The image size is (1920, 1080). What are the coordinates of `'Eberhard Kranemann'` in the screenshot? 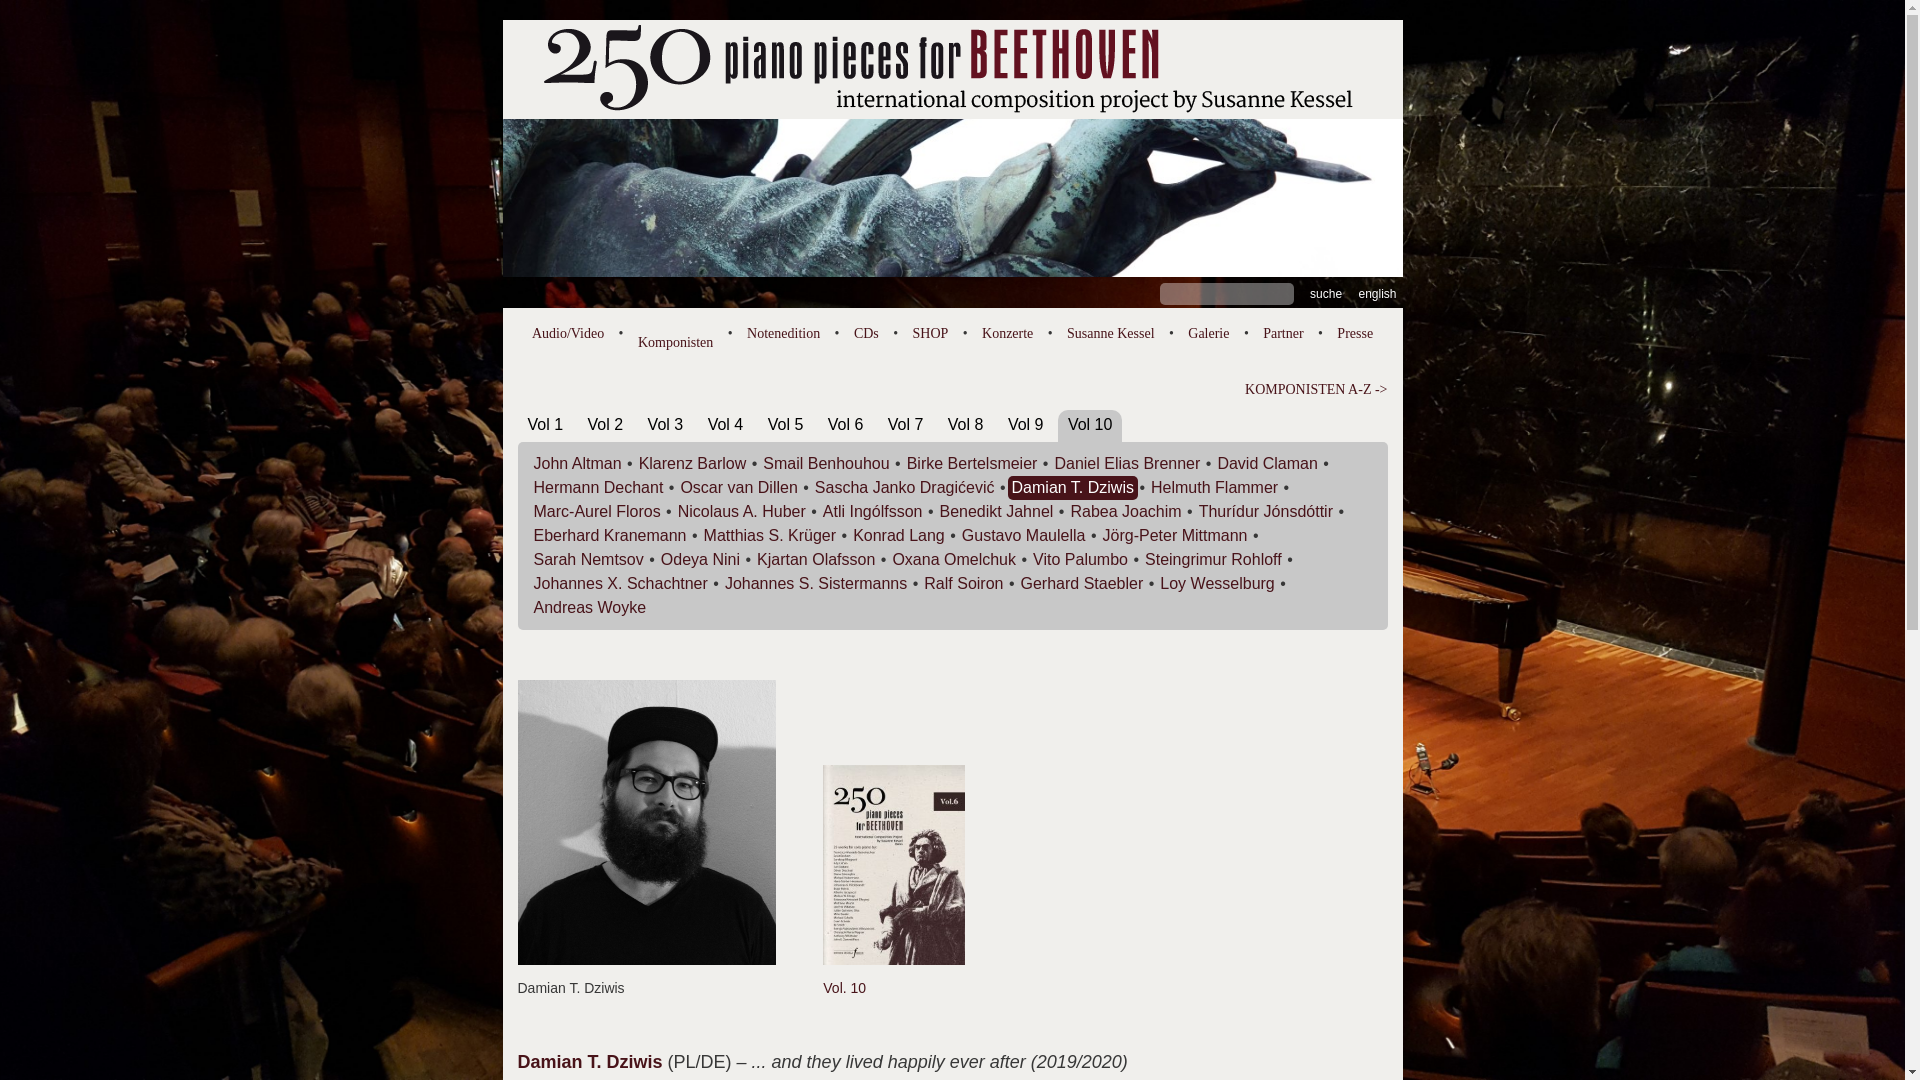 It's located at (609, 534).